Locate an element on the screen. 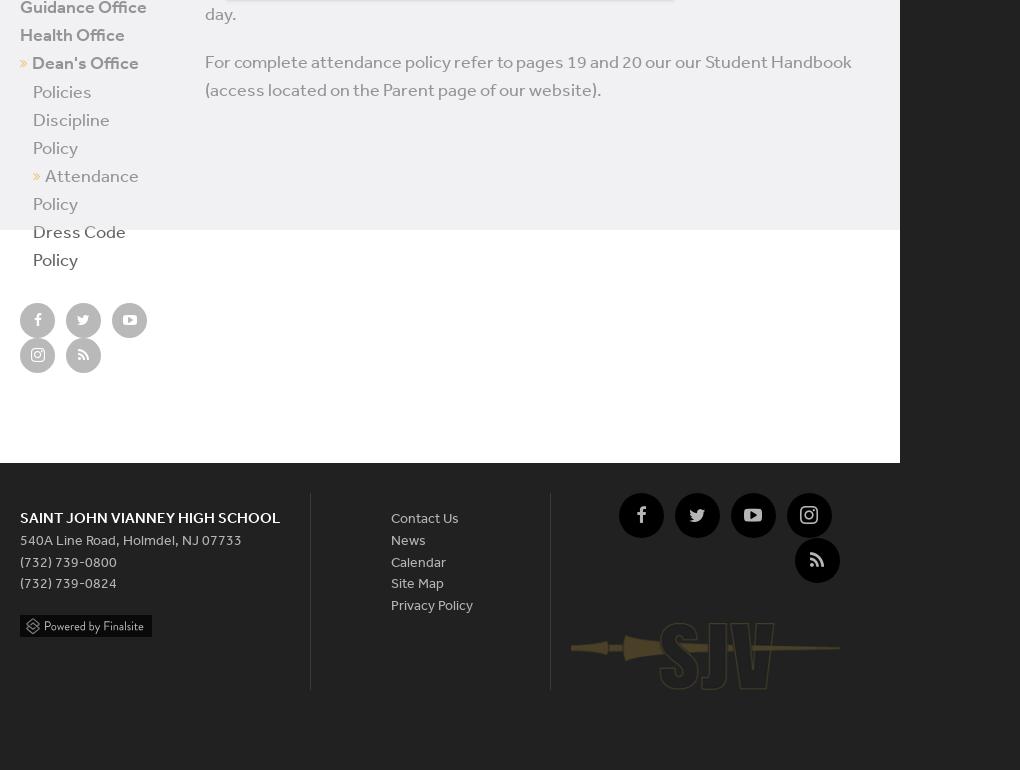 This screenshot has width=1020, height=770. '540A Line Road, Holmdel, NJ 07733' is located at coordinates (130, 538).